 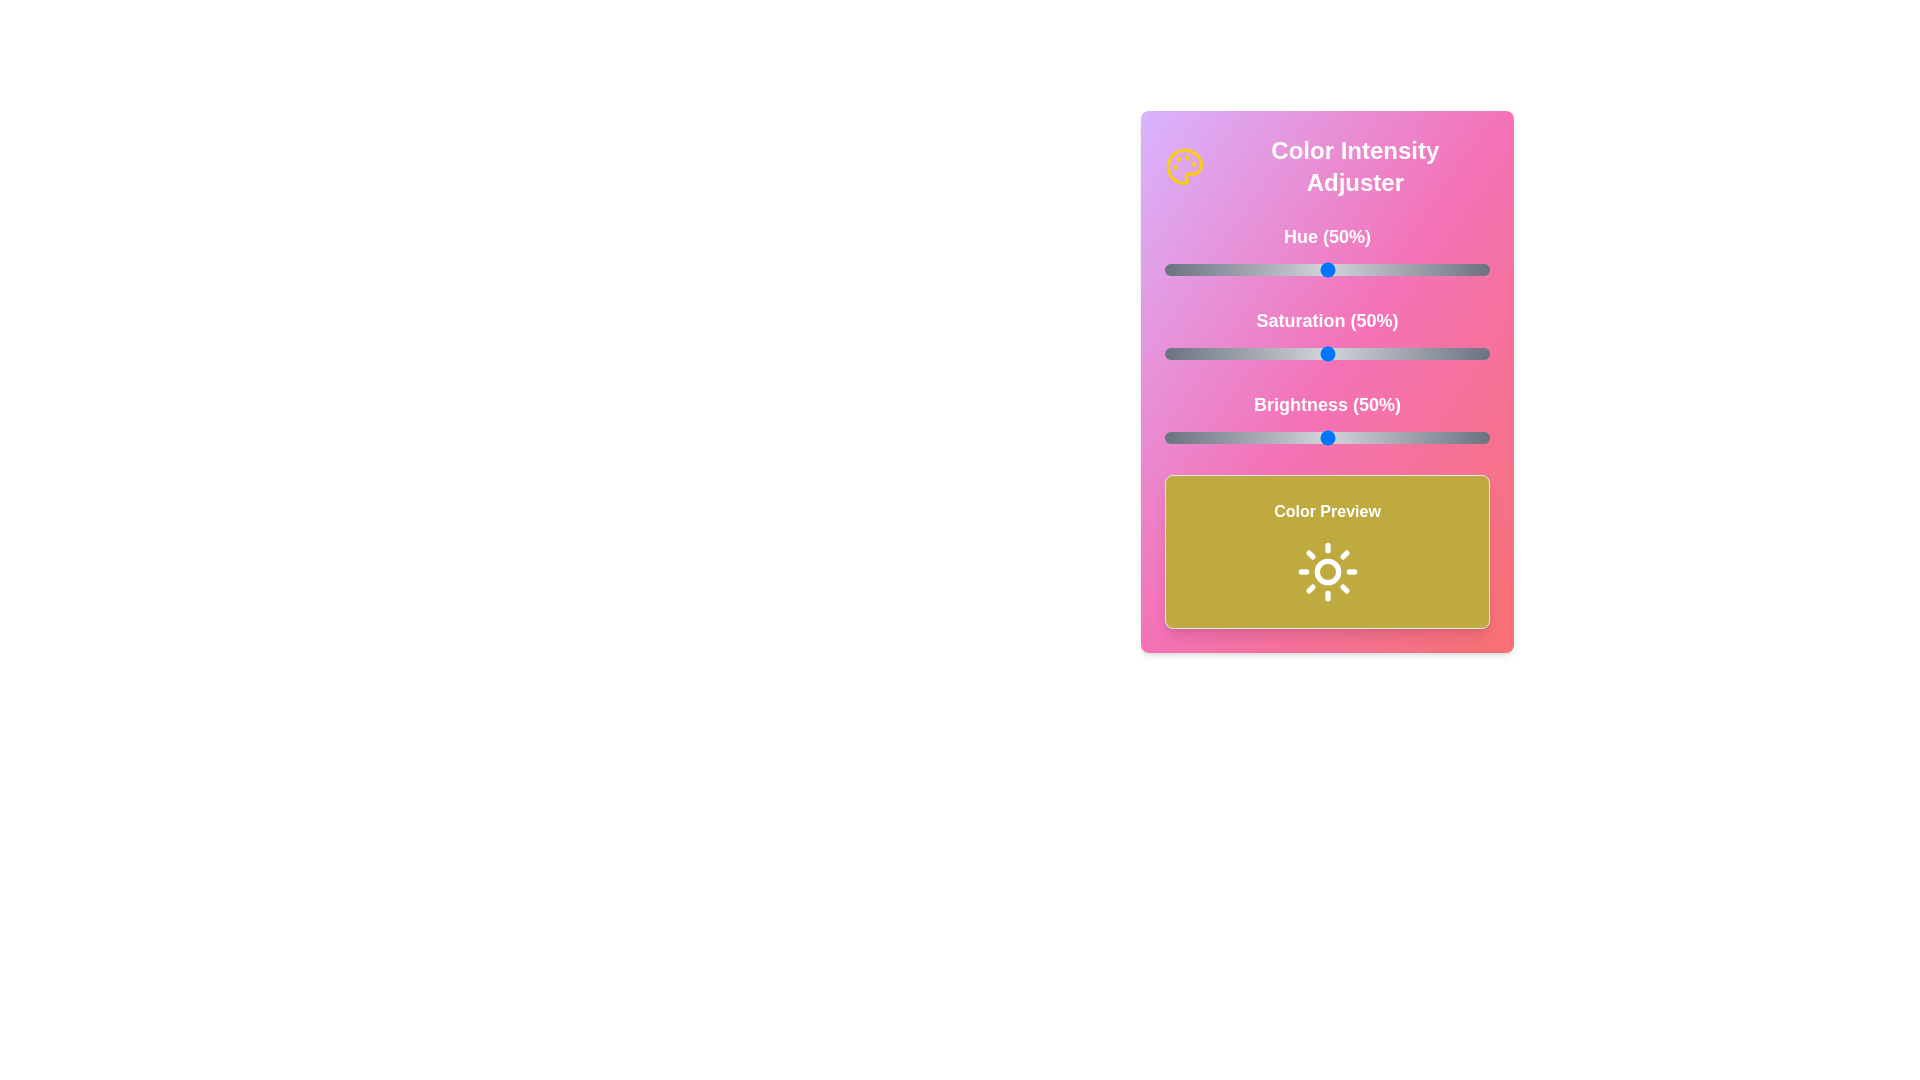 I want to click on the saturation slider to 85%, so click(x=1441, y=353).